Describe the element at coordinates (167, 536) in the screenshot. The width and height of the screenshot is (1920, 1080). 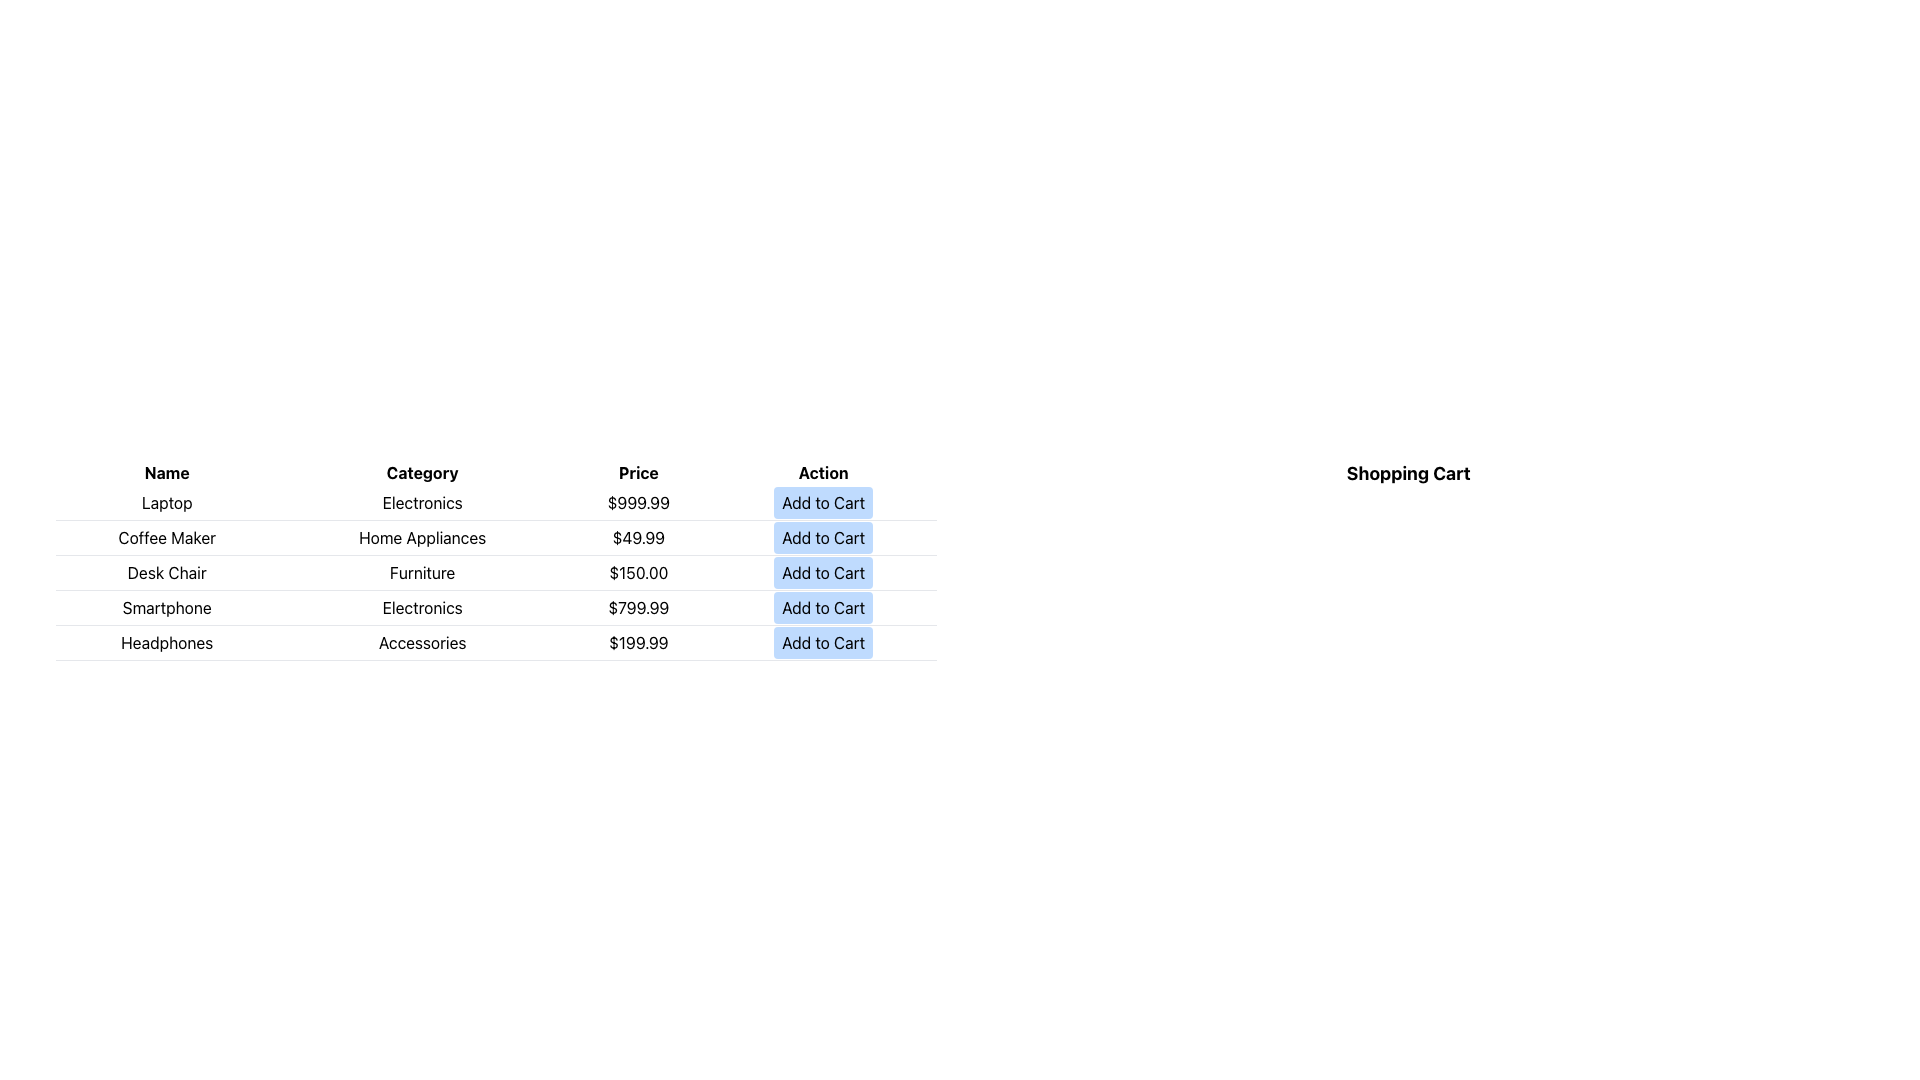
I see `the 'Coffee Maker' label in the second row of the table under the 'Name' column, if it is a clickable element` at that location.